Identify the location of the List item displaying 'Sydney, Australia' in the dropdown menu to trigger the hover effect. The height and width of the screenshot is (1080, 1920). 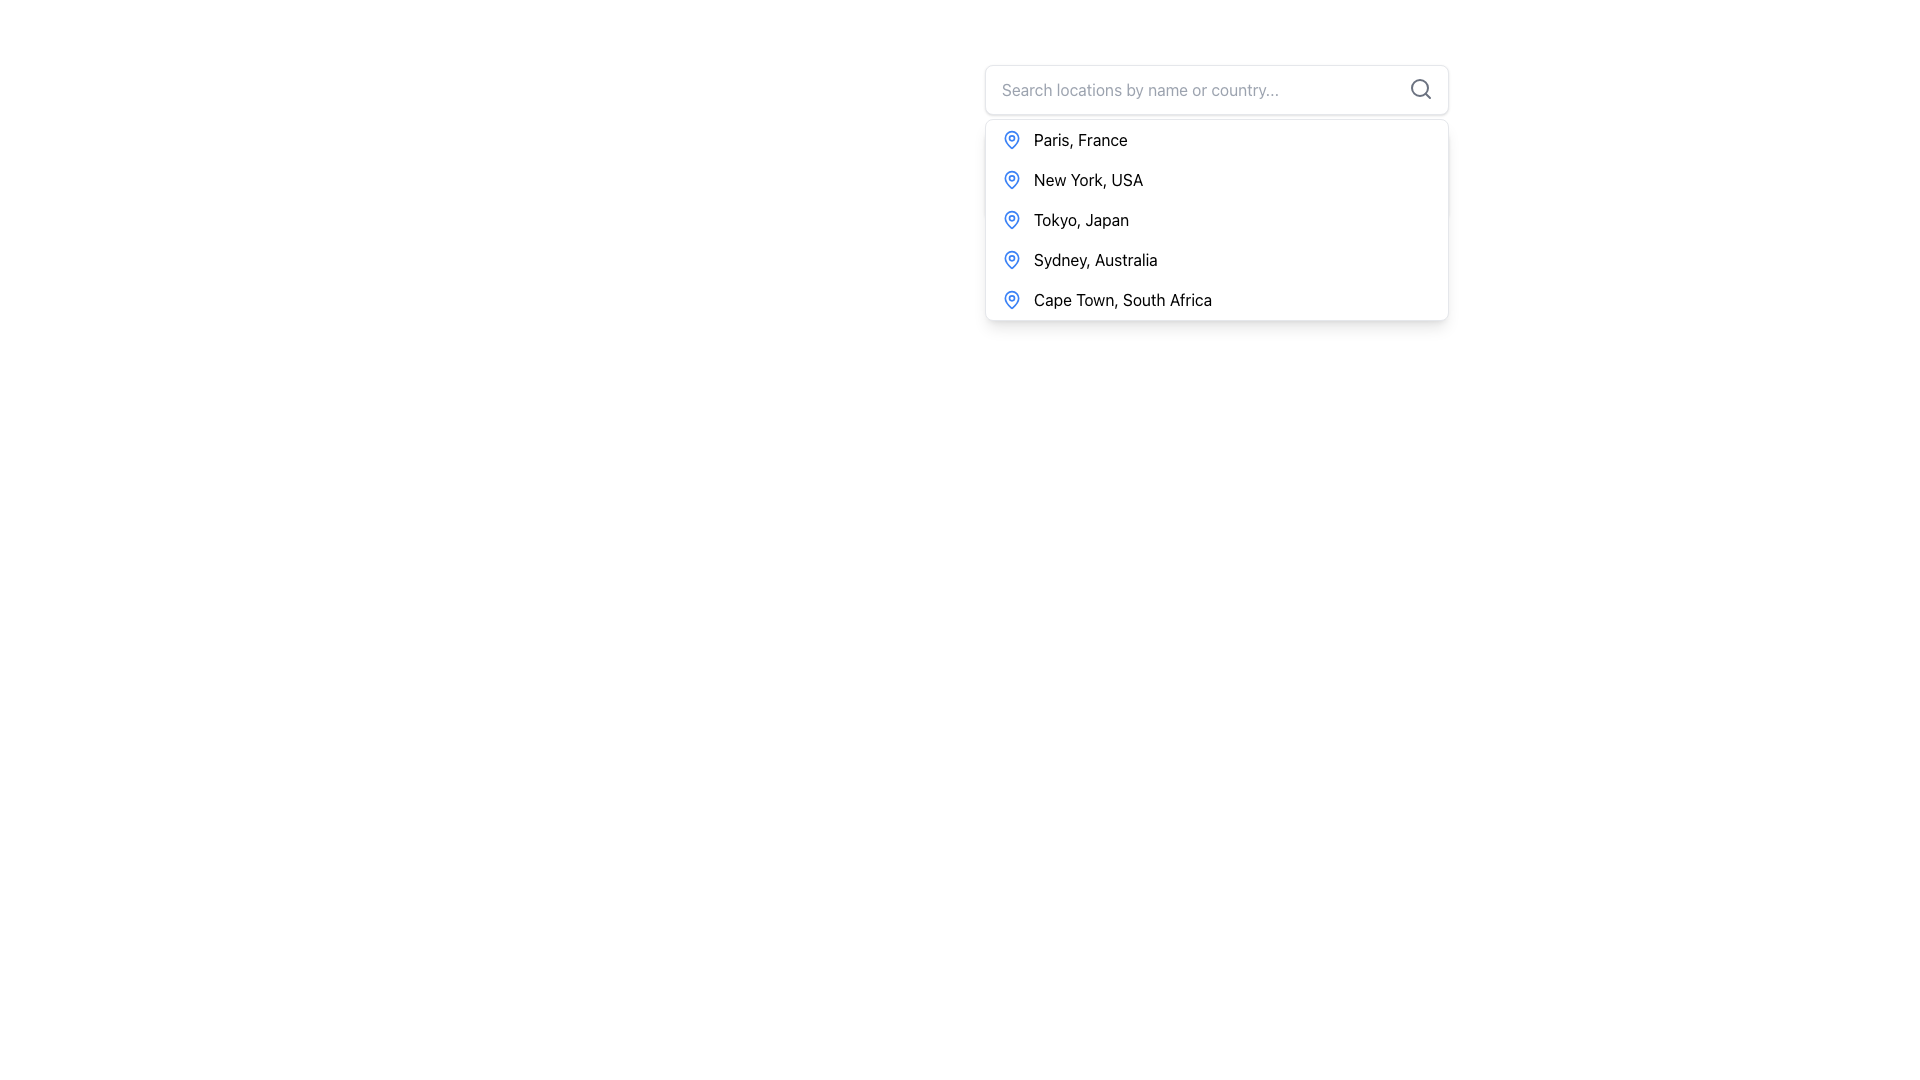
(1216, 258).